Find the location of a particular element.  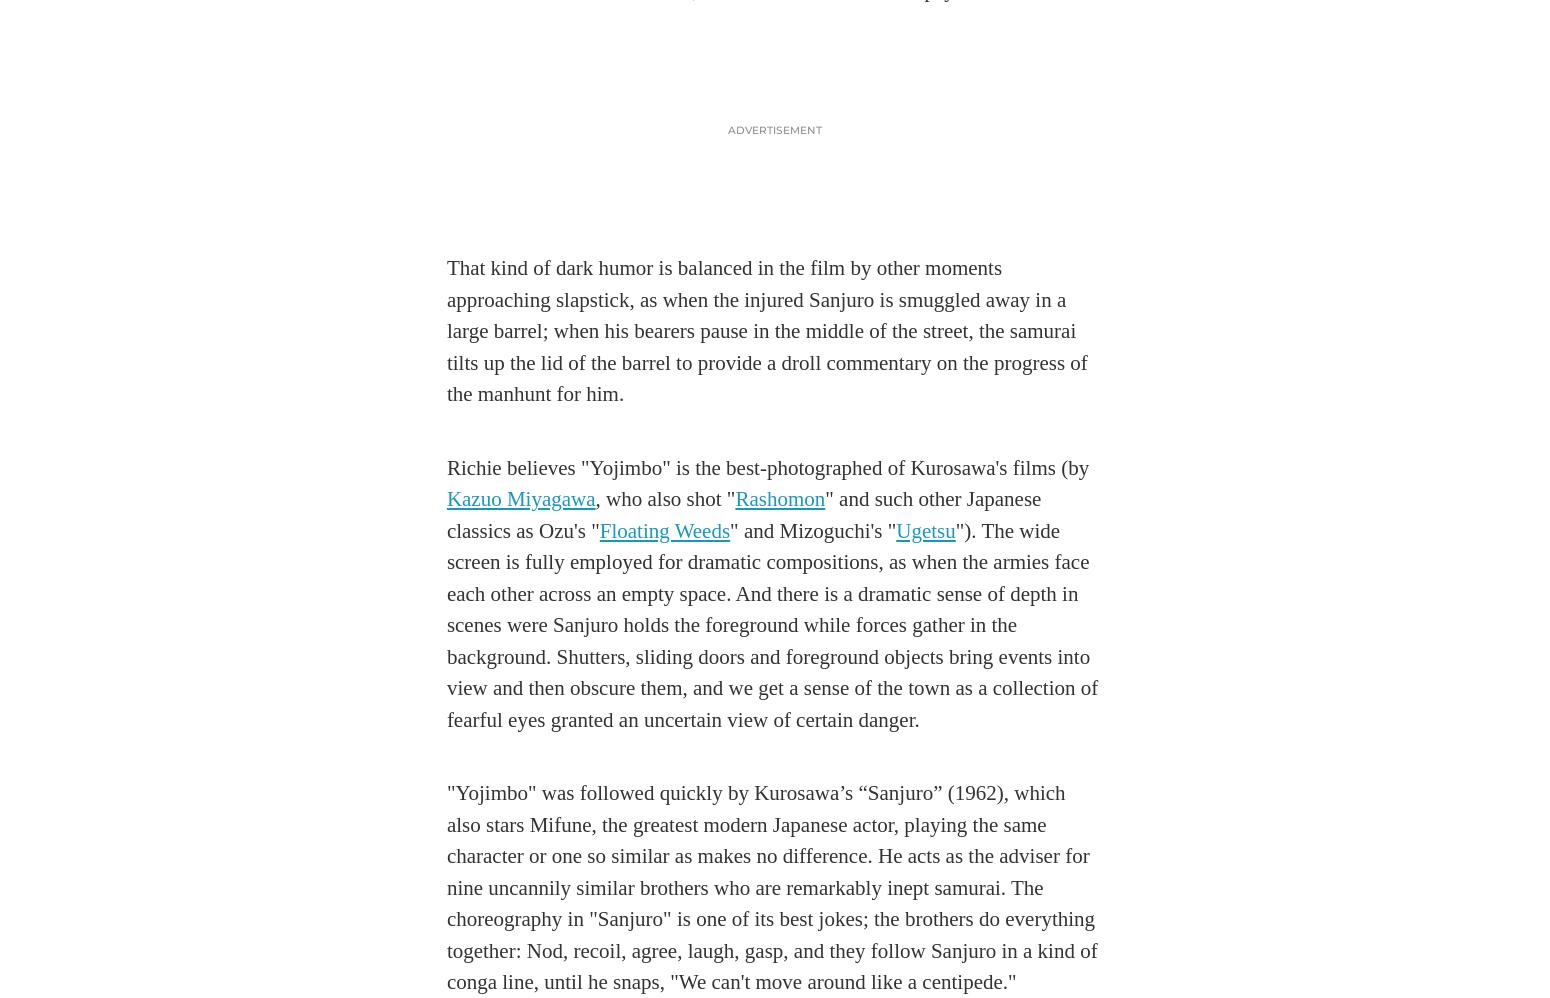

', who also shot "' is located at coordinates (663, 499).